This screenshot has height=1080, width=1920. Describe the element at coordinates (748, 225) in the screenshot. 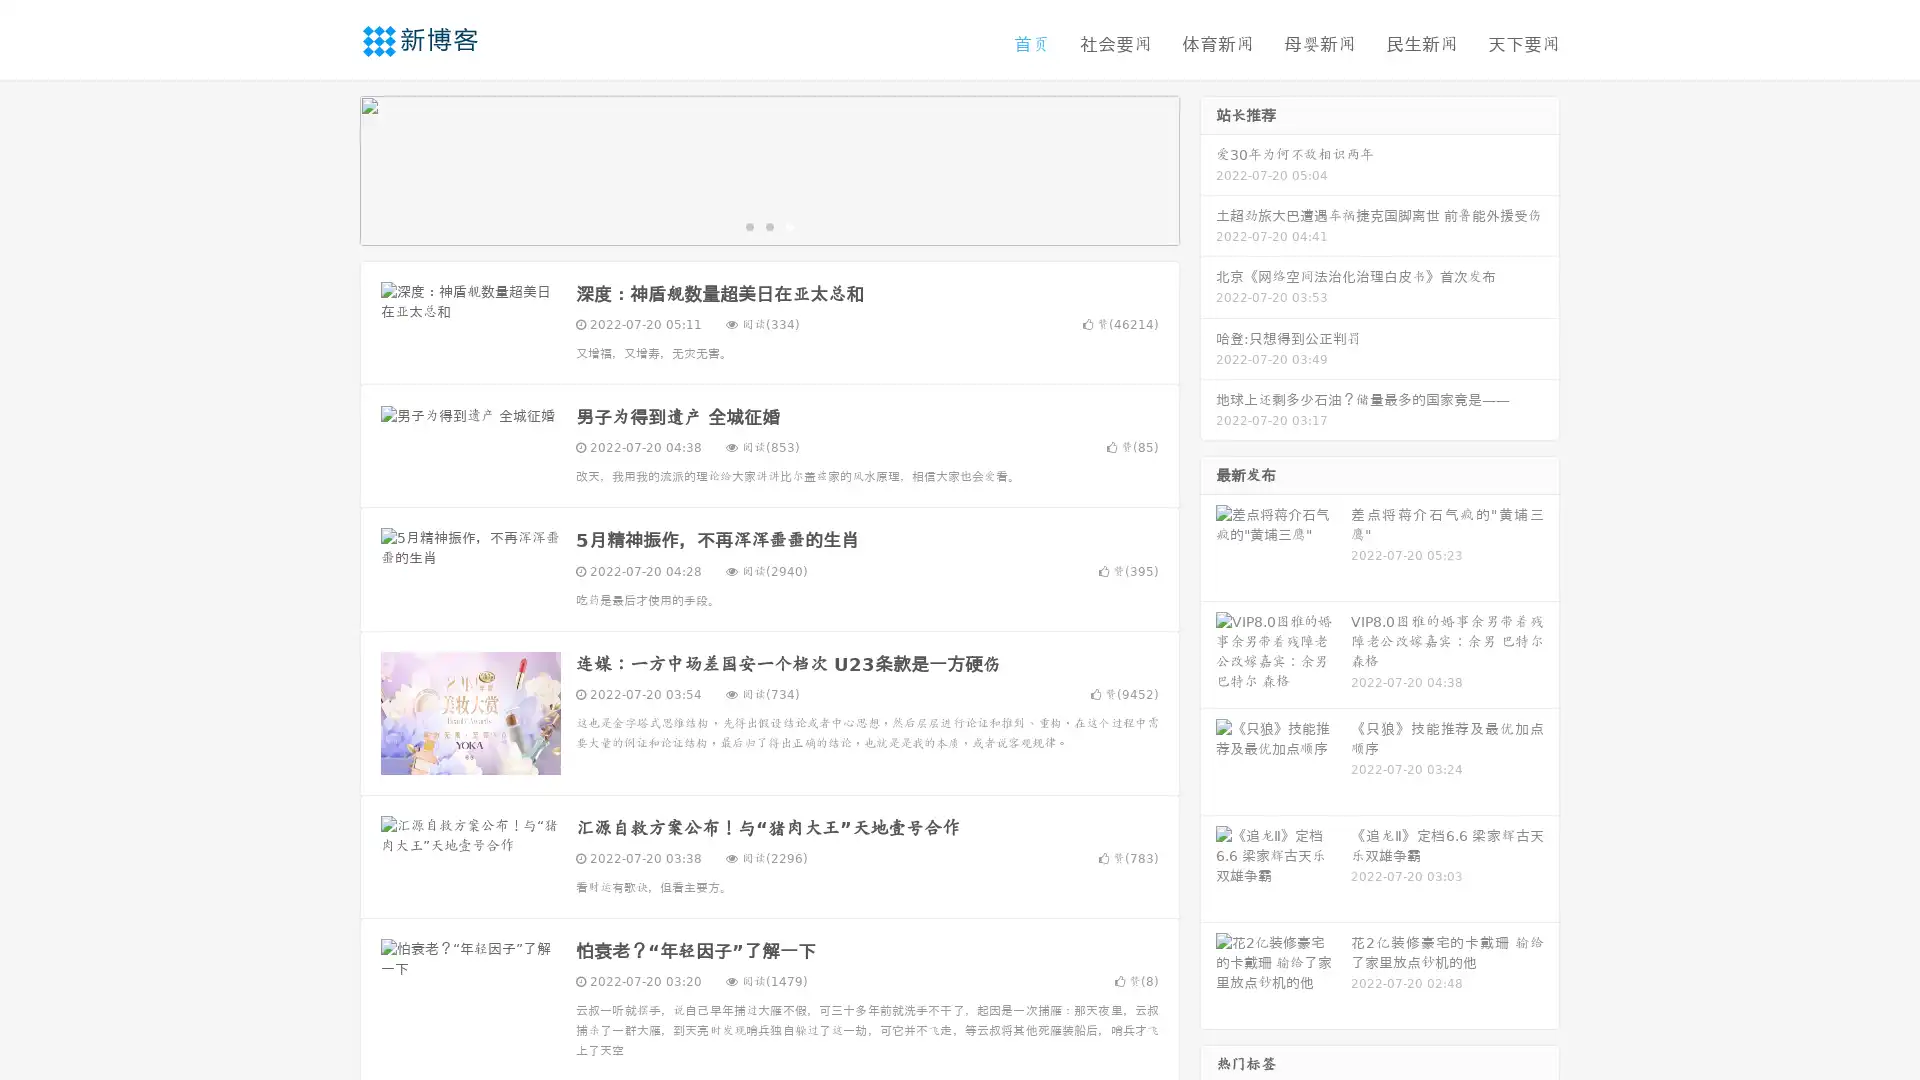

I see `Go to slide 1` at that location.